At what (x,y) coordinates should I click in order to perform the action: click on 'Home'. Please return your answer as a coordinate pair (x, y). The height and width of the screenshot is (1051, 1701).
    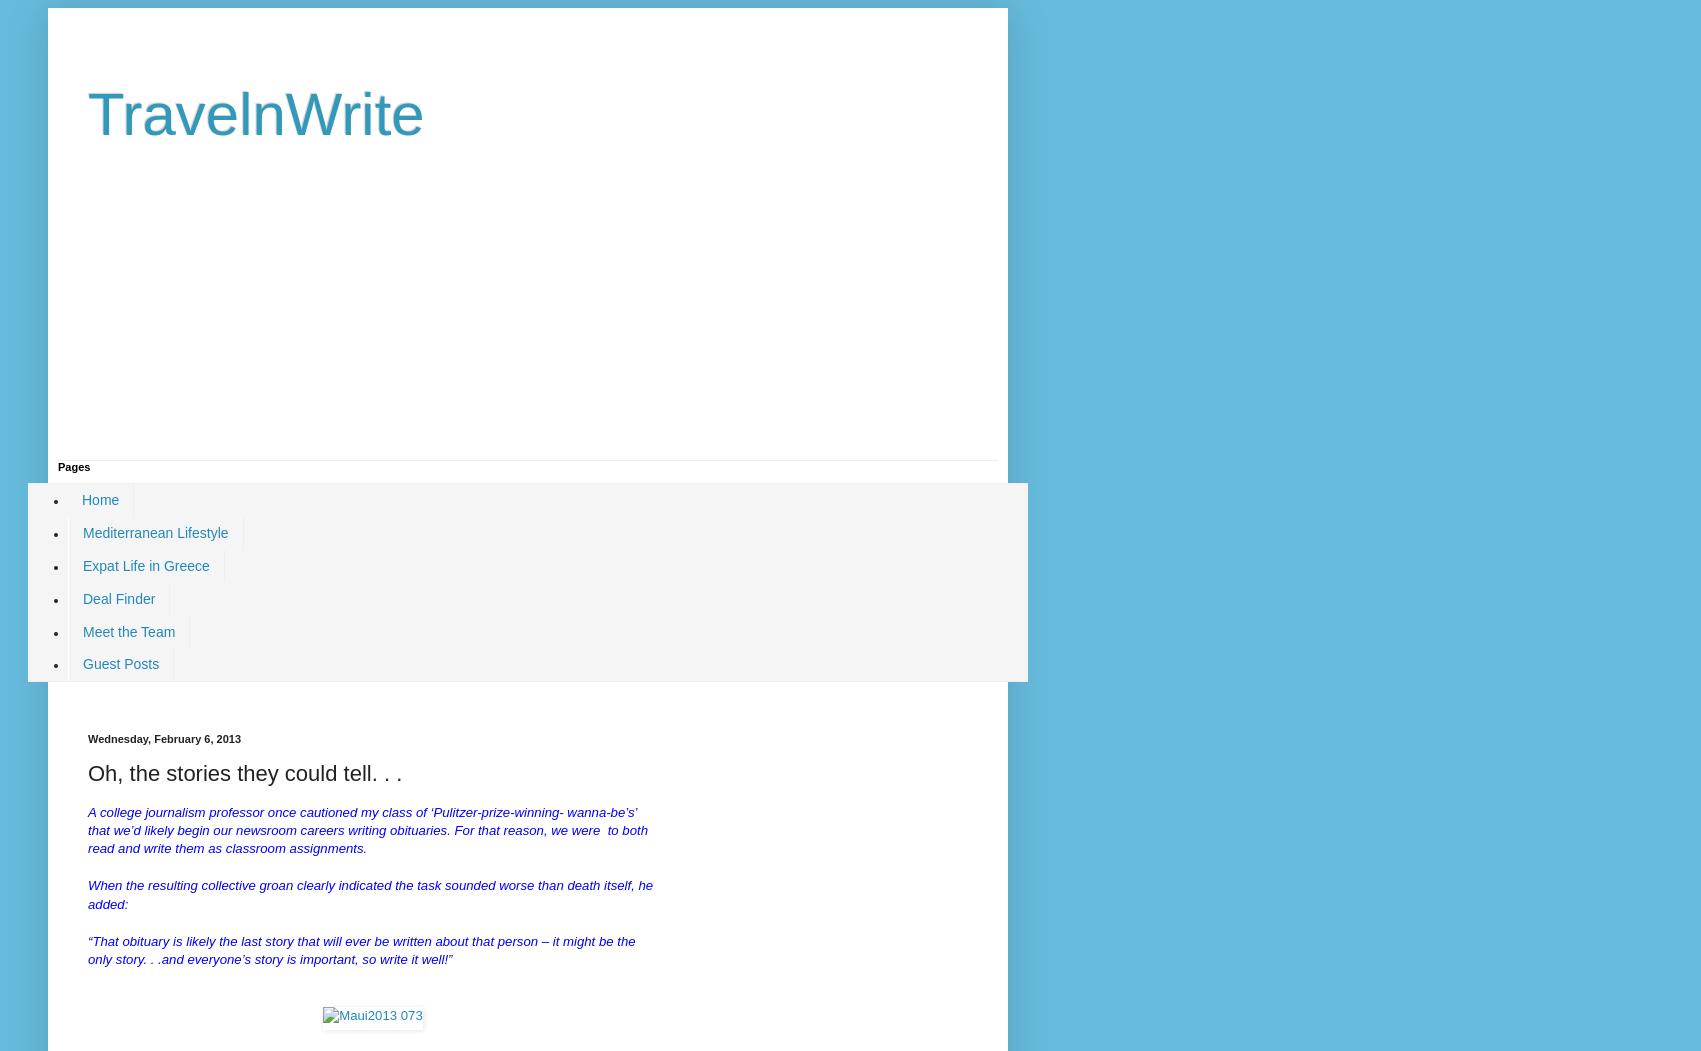
    Looking at the image, I should click on (100, 499).